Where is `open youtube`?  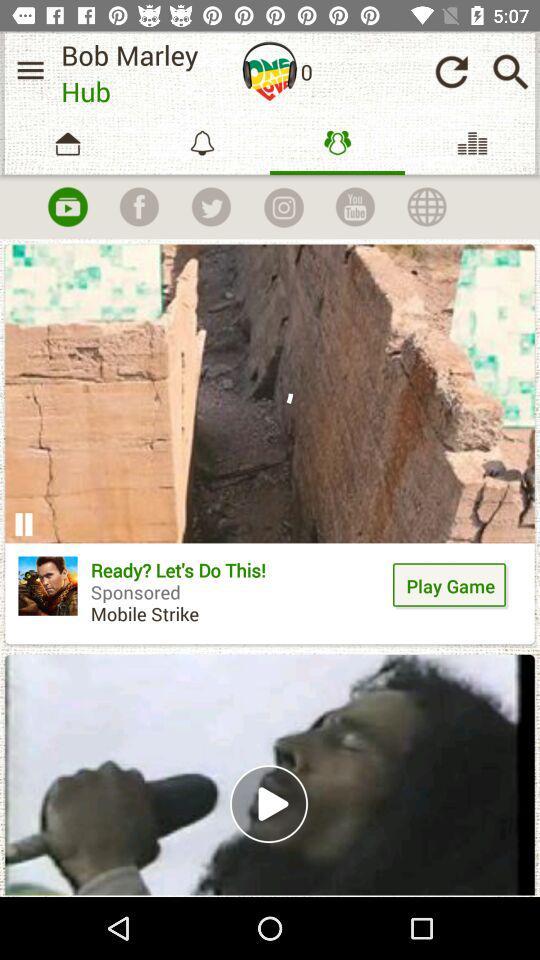
open youtube is located at coordinates (354, 207).